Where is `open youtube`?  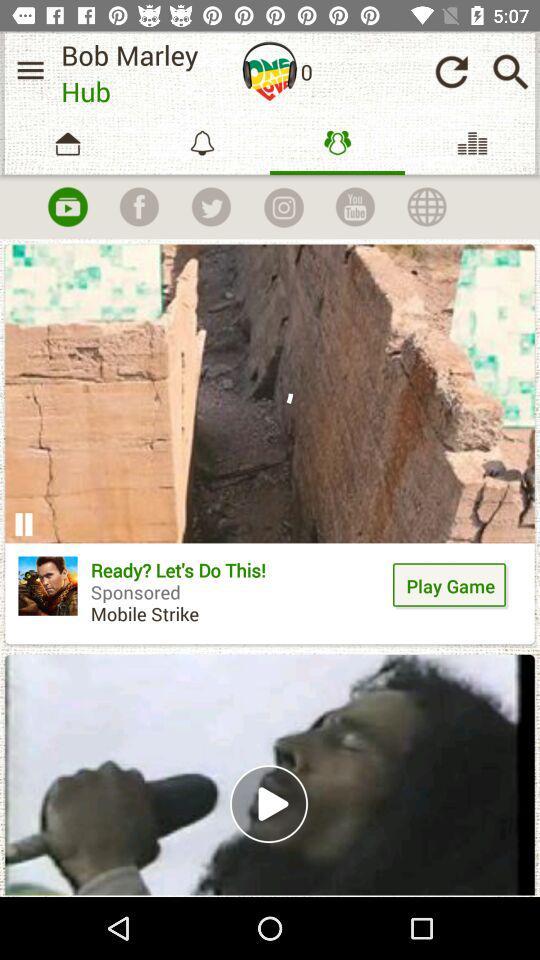
open youtube is located at coordinates (354, 207).